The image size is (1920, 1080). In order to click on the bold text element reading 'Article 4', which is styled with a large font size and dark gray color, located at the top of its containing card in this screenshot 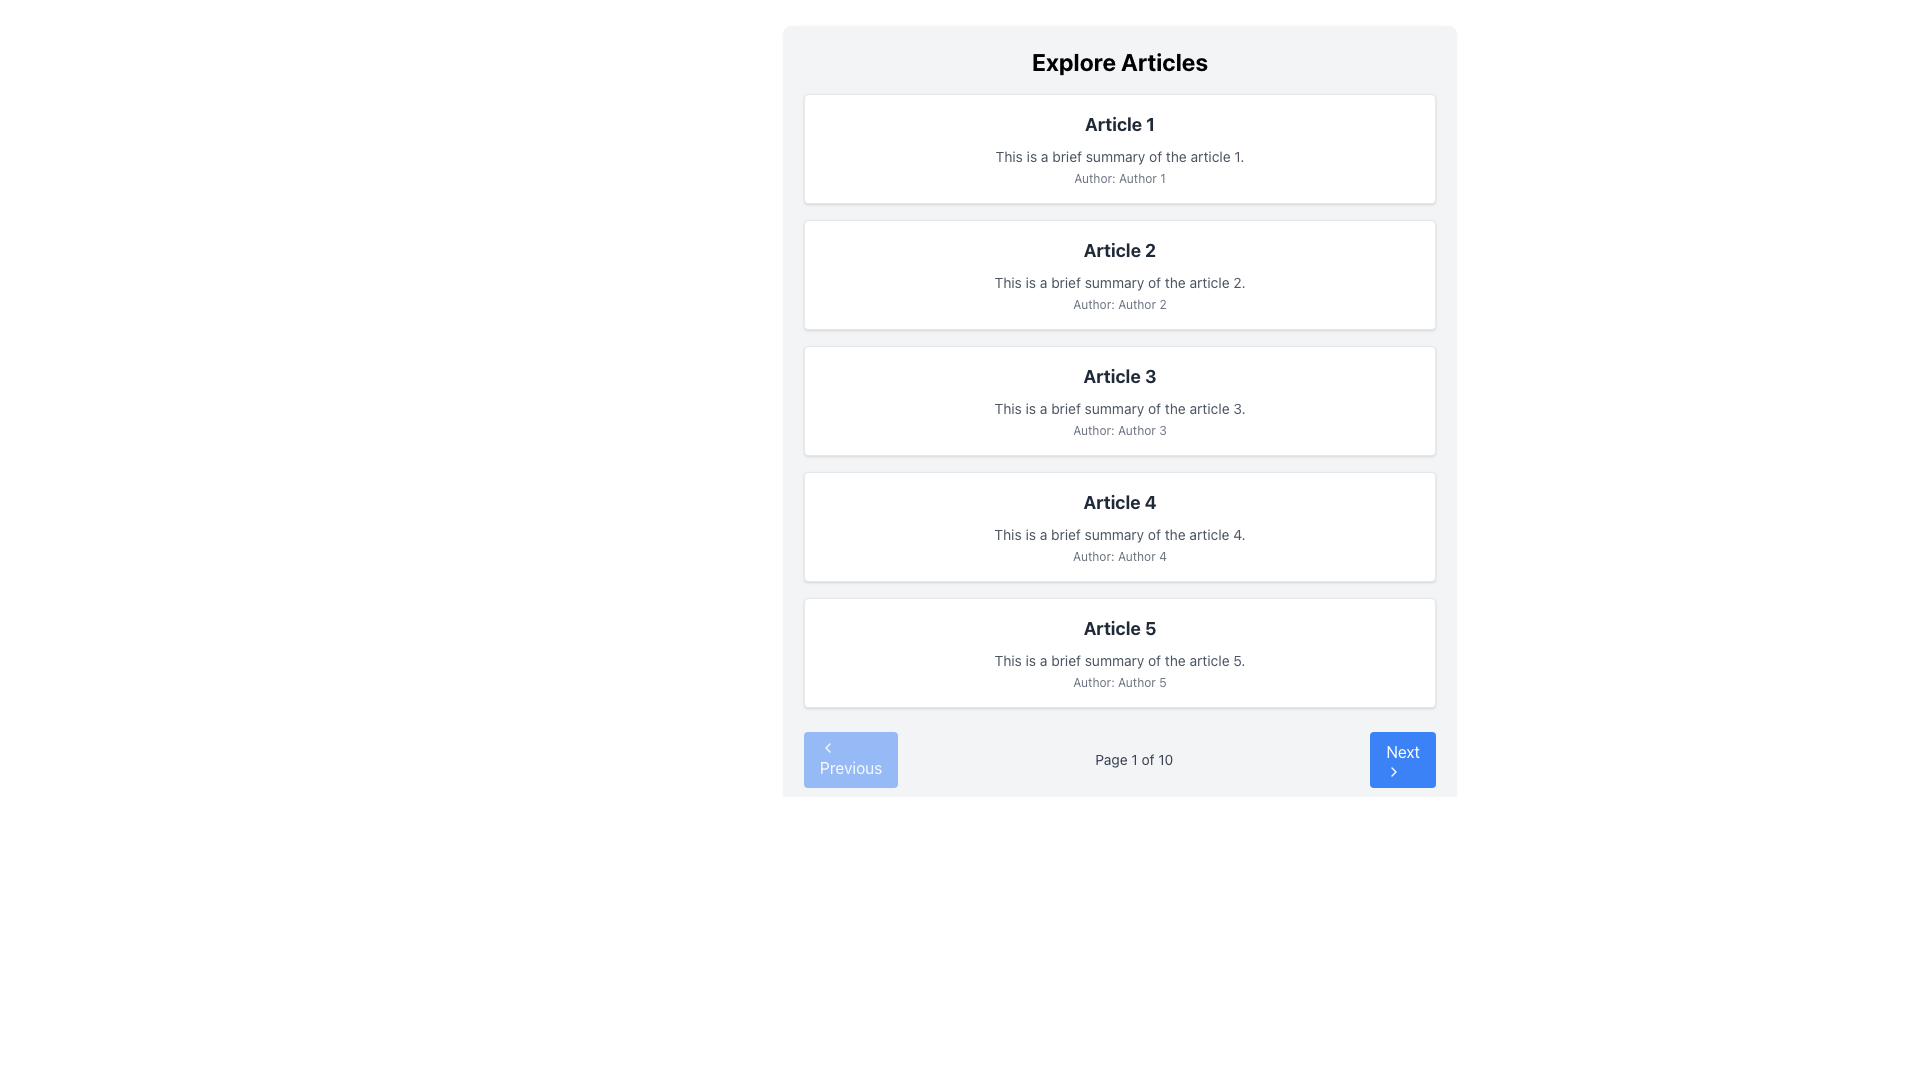, I will do `click(1118, 501)`.